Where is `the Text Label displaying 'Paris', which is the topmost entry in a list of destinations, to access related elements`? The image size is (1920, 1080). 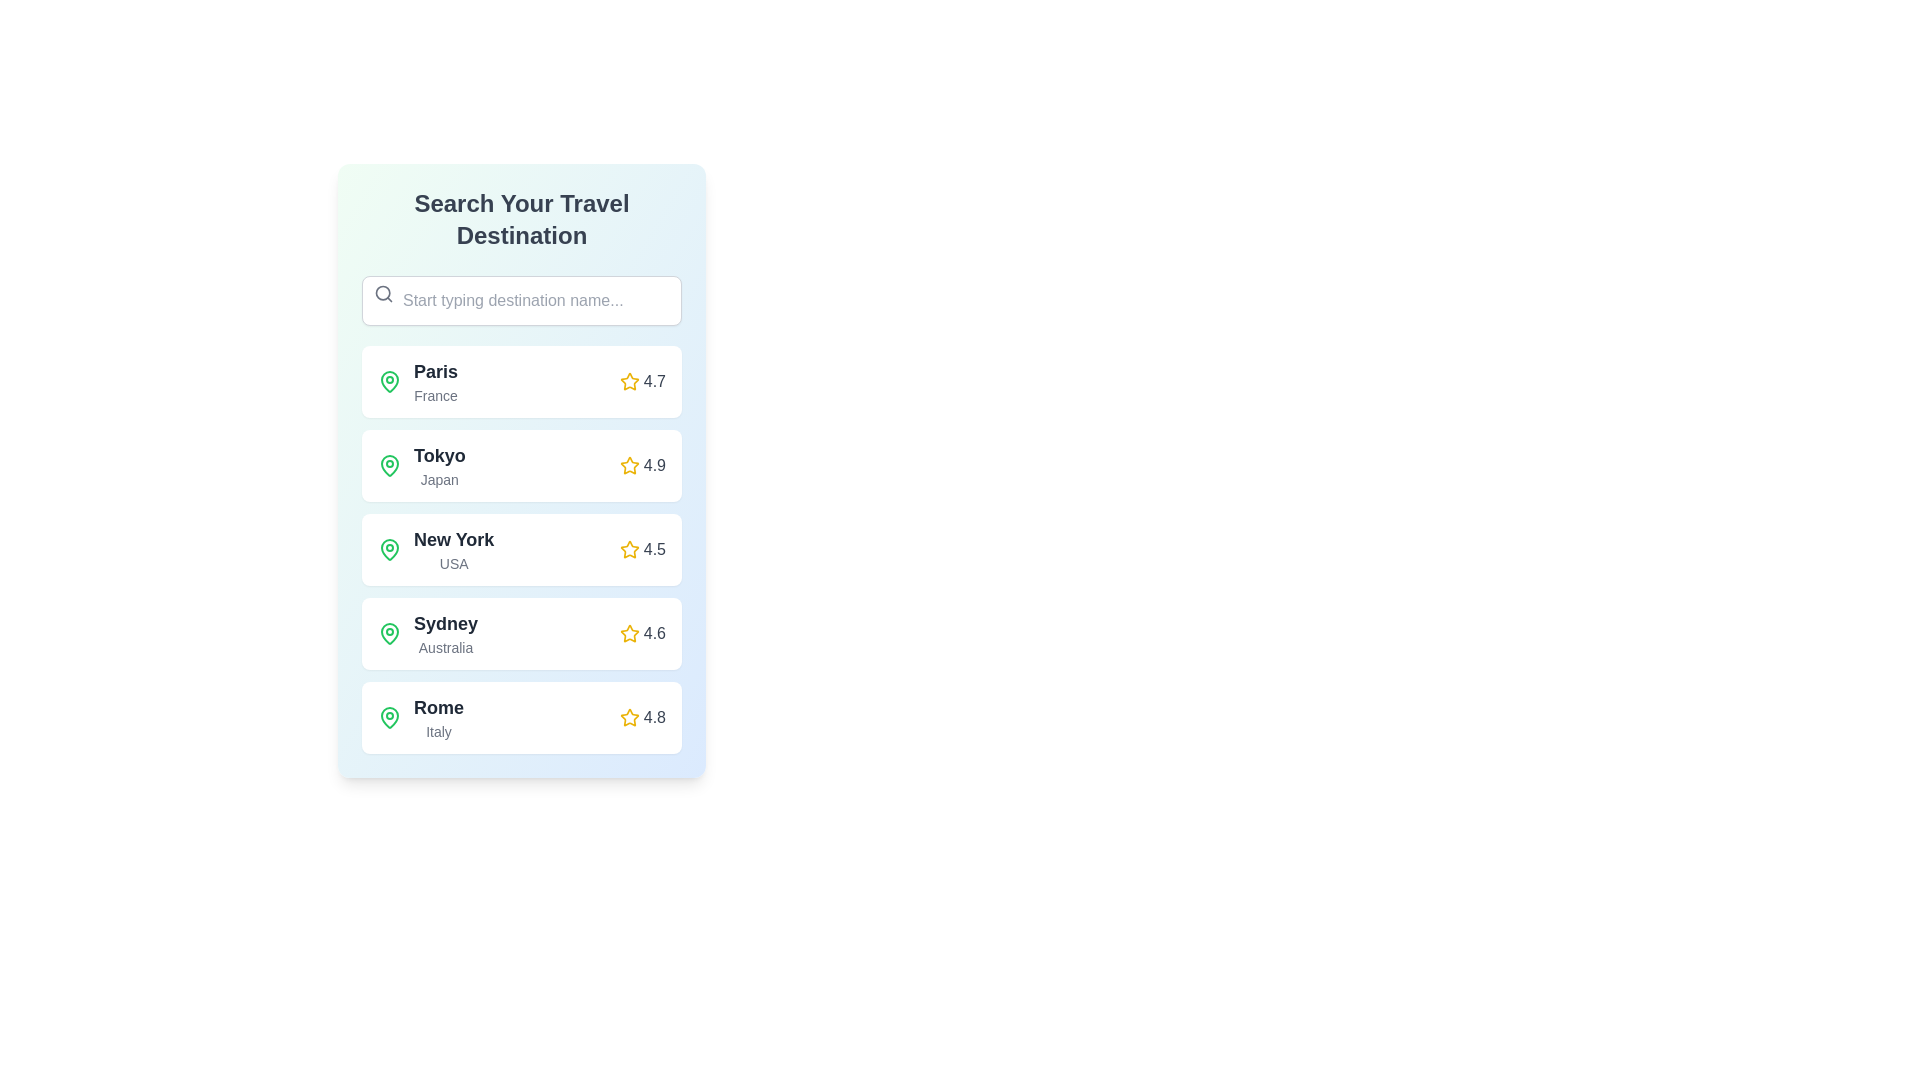
the Text Label displaying 'Paris', which is the topmost entry in a list of destinations, to access related elements is located at coordinates (435, 371).